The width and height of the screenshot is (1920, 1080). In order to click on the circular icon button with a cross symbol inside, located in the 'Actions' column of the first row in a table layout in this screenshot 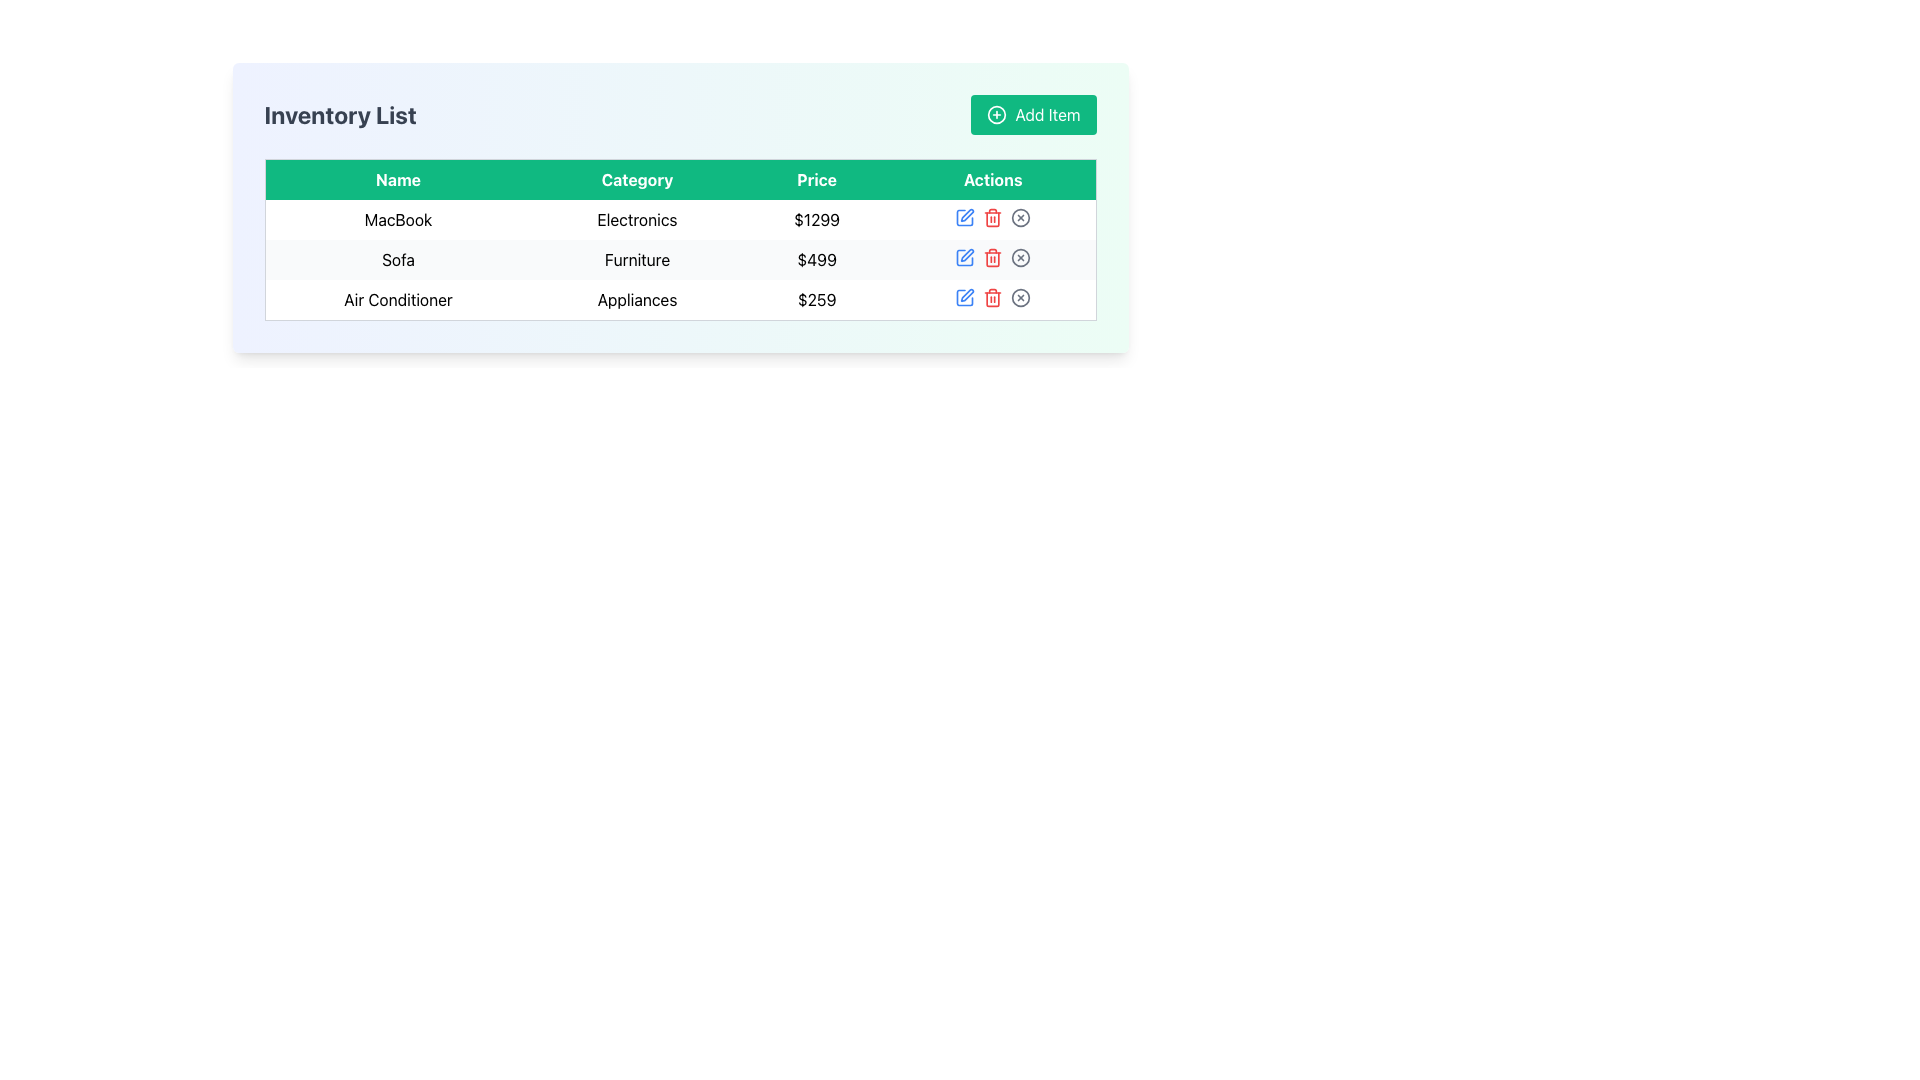, I will do `click(1021, 218)`.